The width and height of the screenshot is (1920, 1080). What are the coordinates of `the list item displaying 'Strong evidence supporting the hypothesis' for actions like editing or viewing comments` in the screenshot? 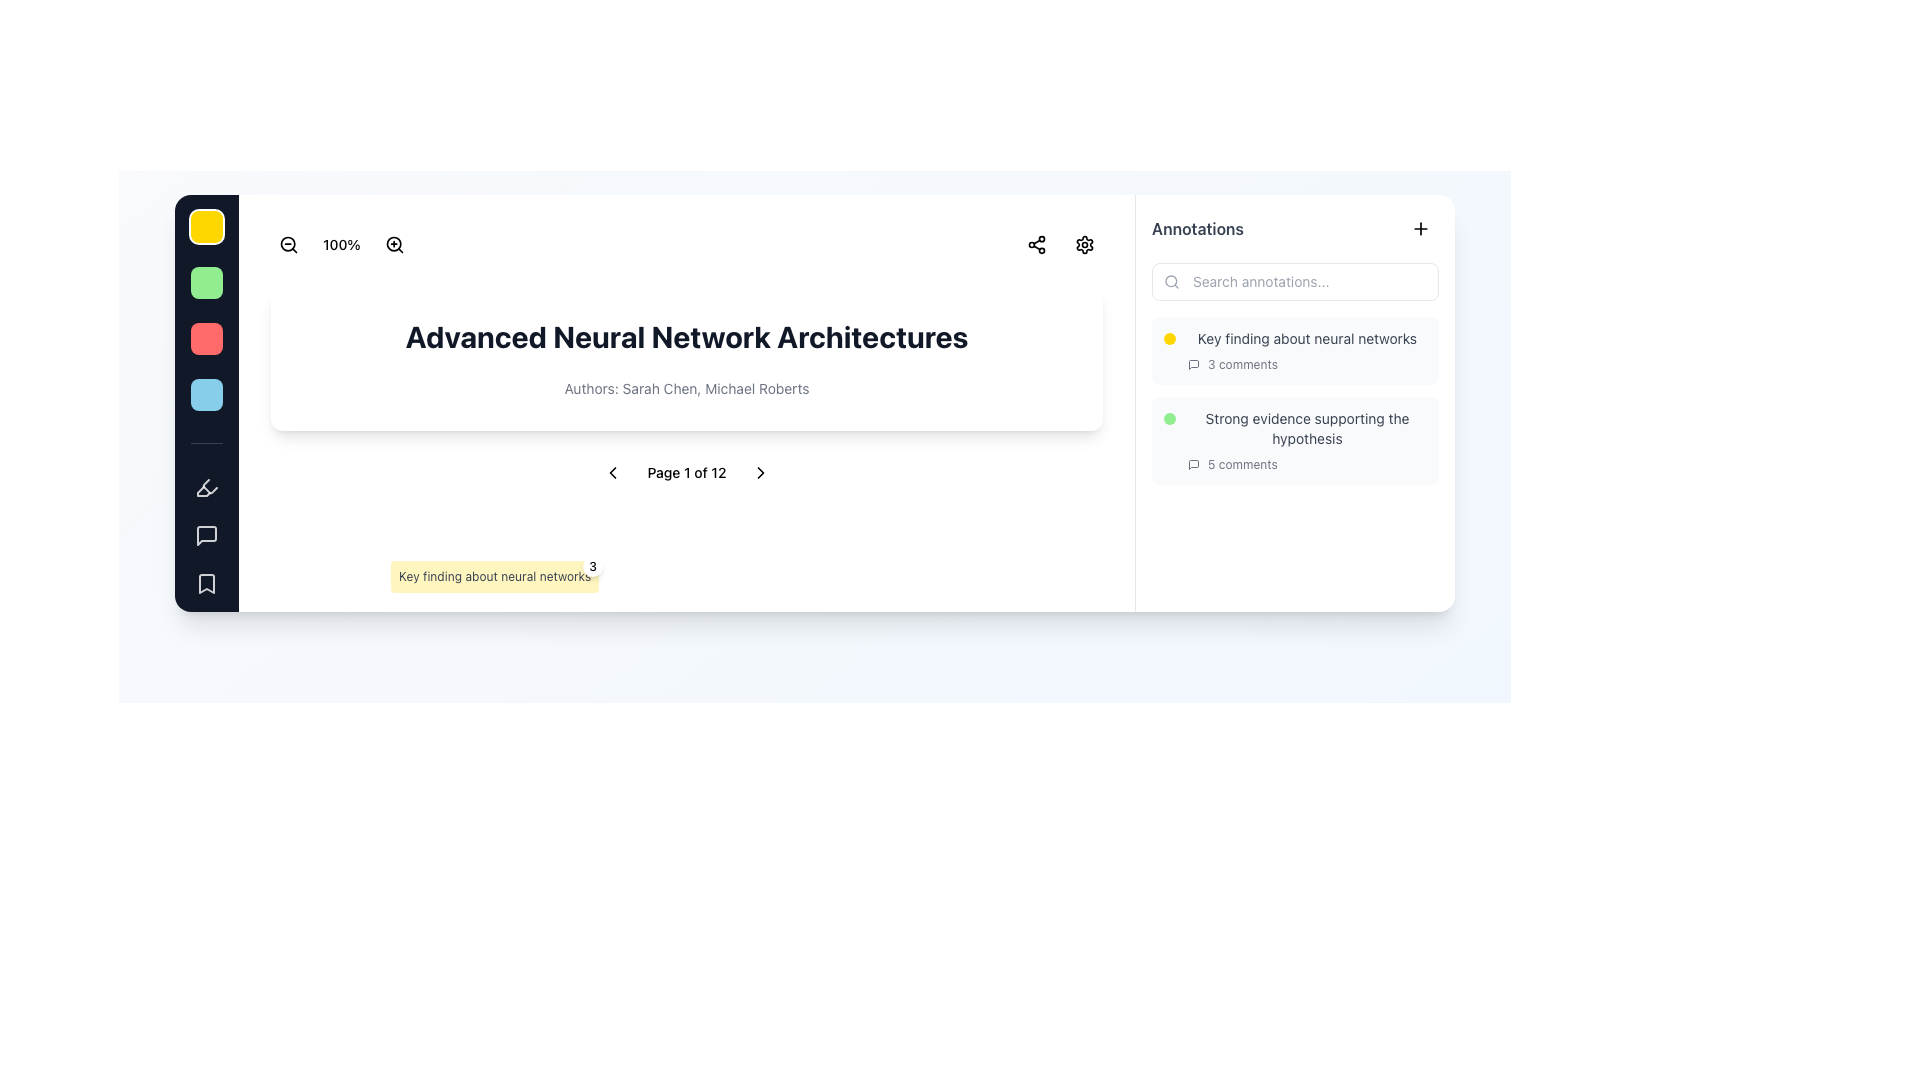 It's located at (1295, 402).